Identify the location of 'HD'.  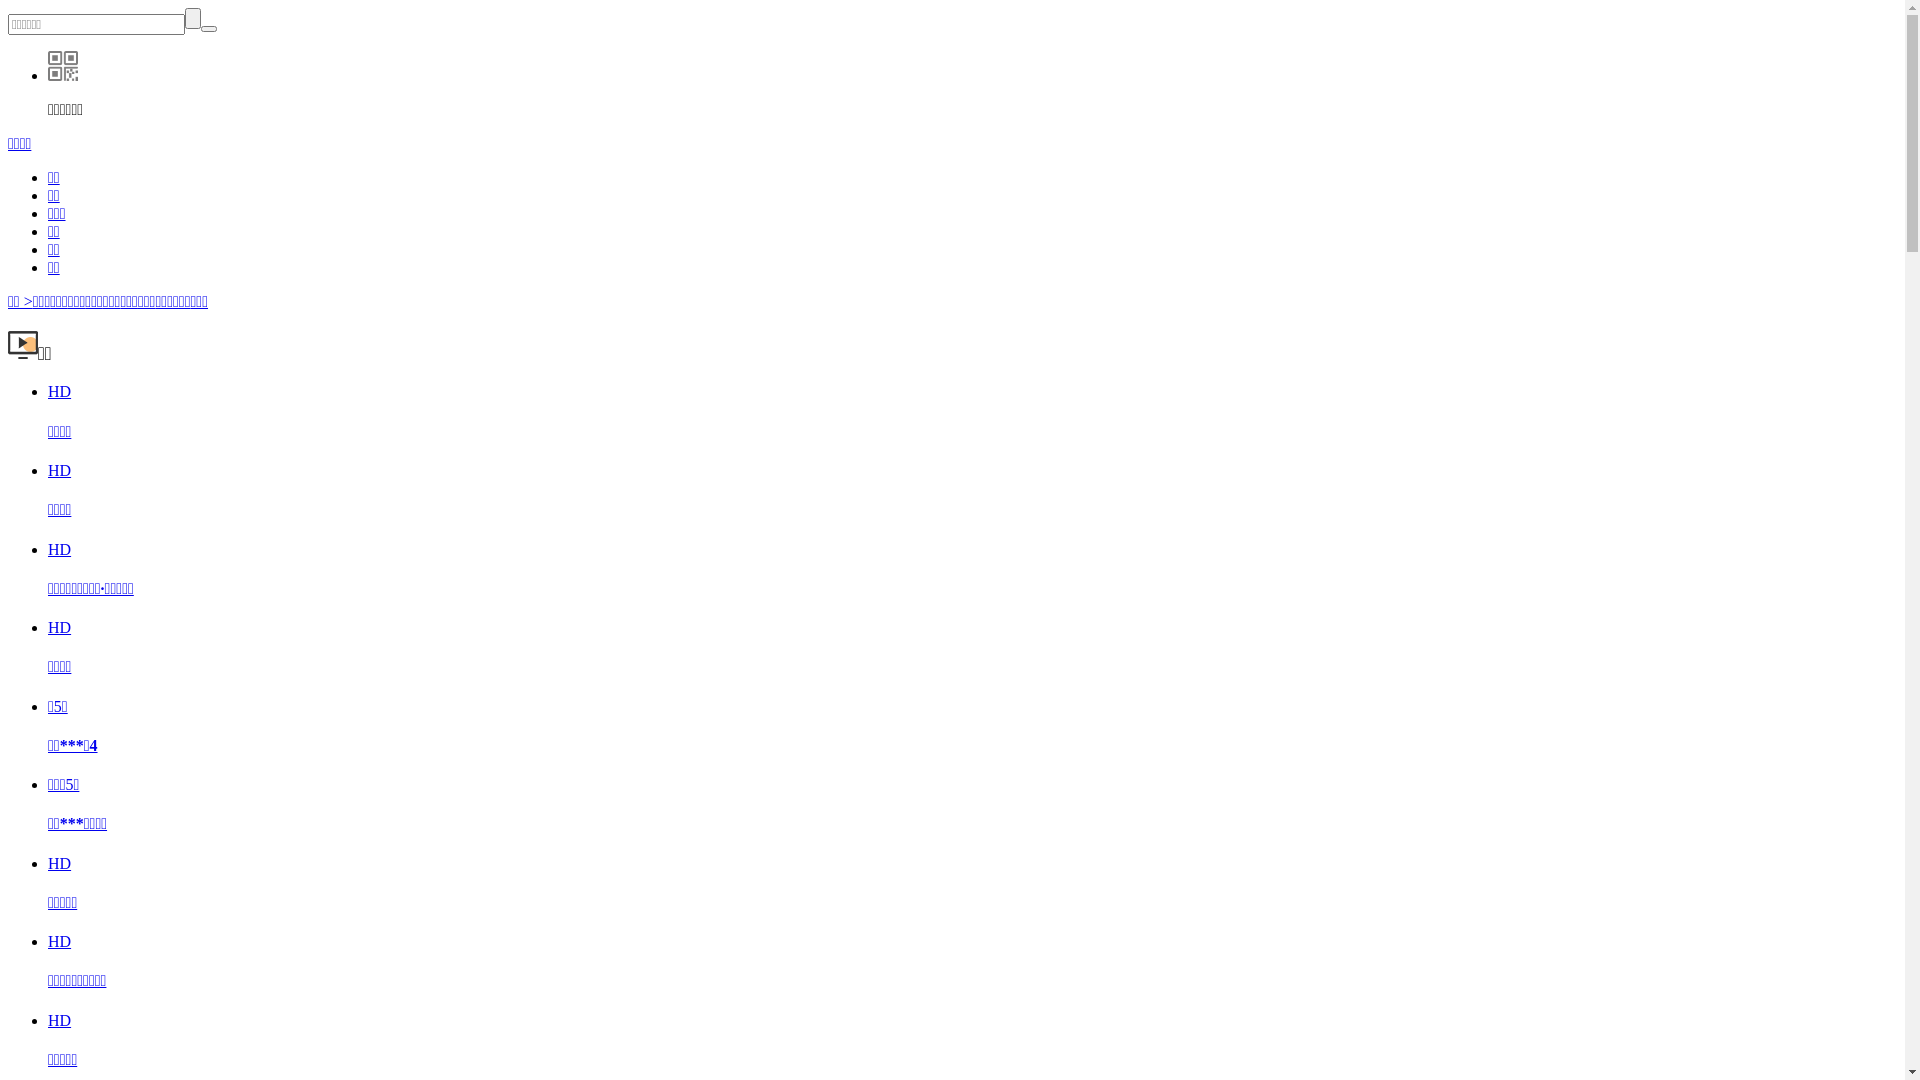
(59, 1020).